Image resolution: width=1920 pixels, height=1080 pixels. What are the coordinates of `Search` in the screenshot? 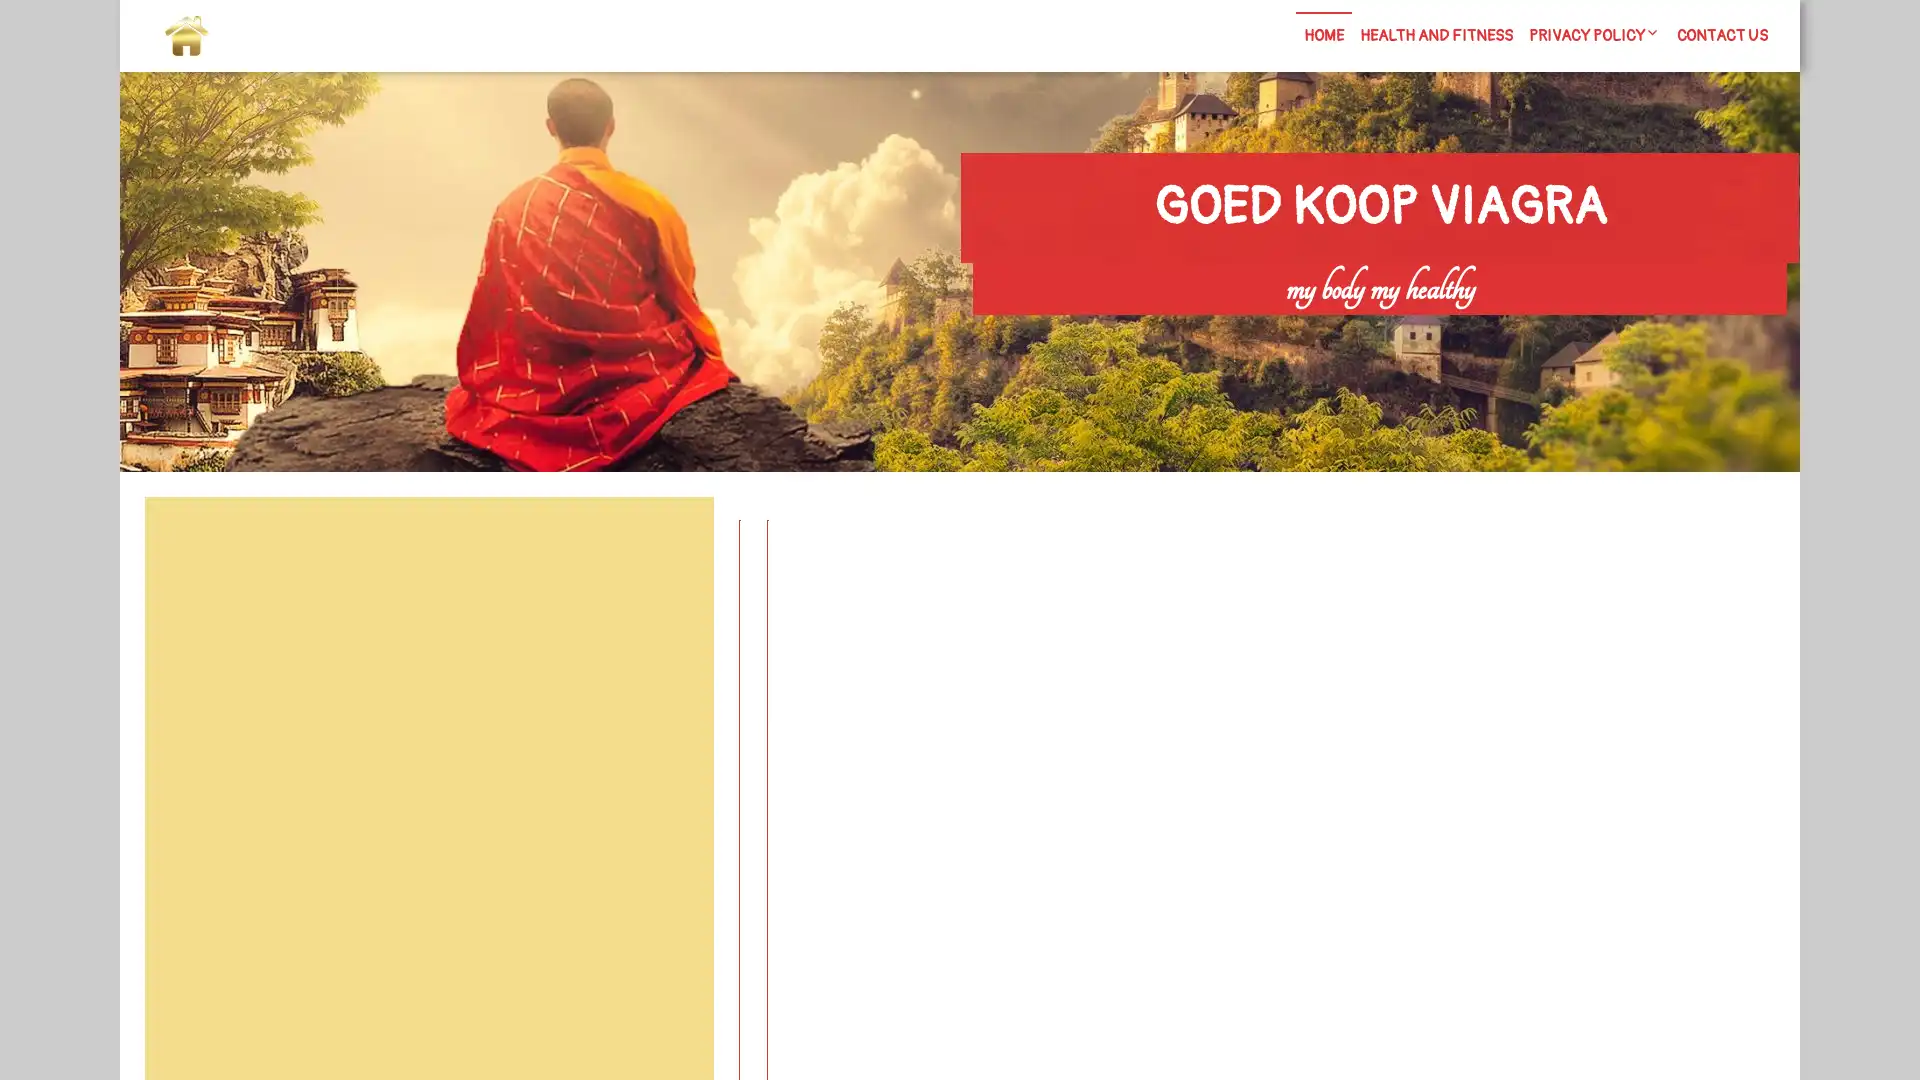 It's located at (667, 545).